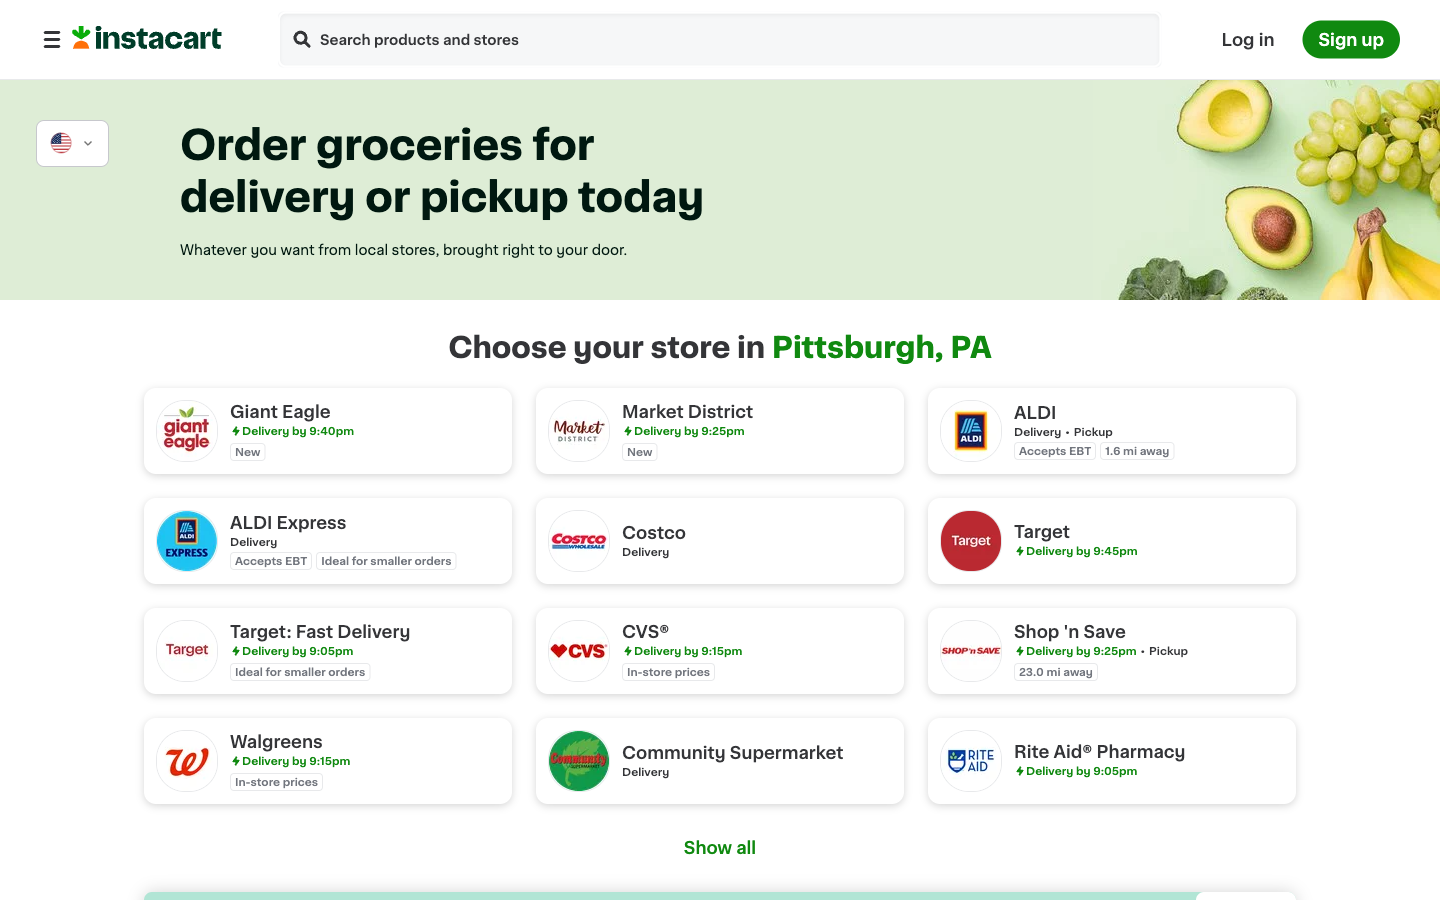 The height and width of the screenshot is (900, 1440). What do you see at coordinates (328, 650) in the screenshot?
I see `Obtain quick shipment from Target Store` at bounding box center [328, 650].